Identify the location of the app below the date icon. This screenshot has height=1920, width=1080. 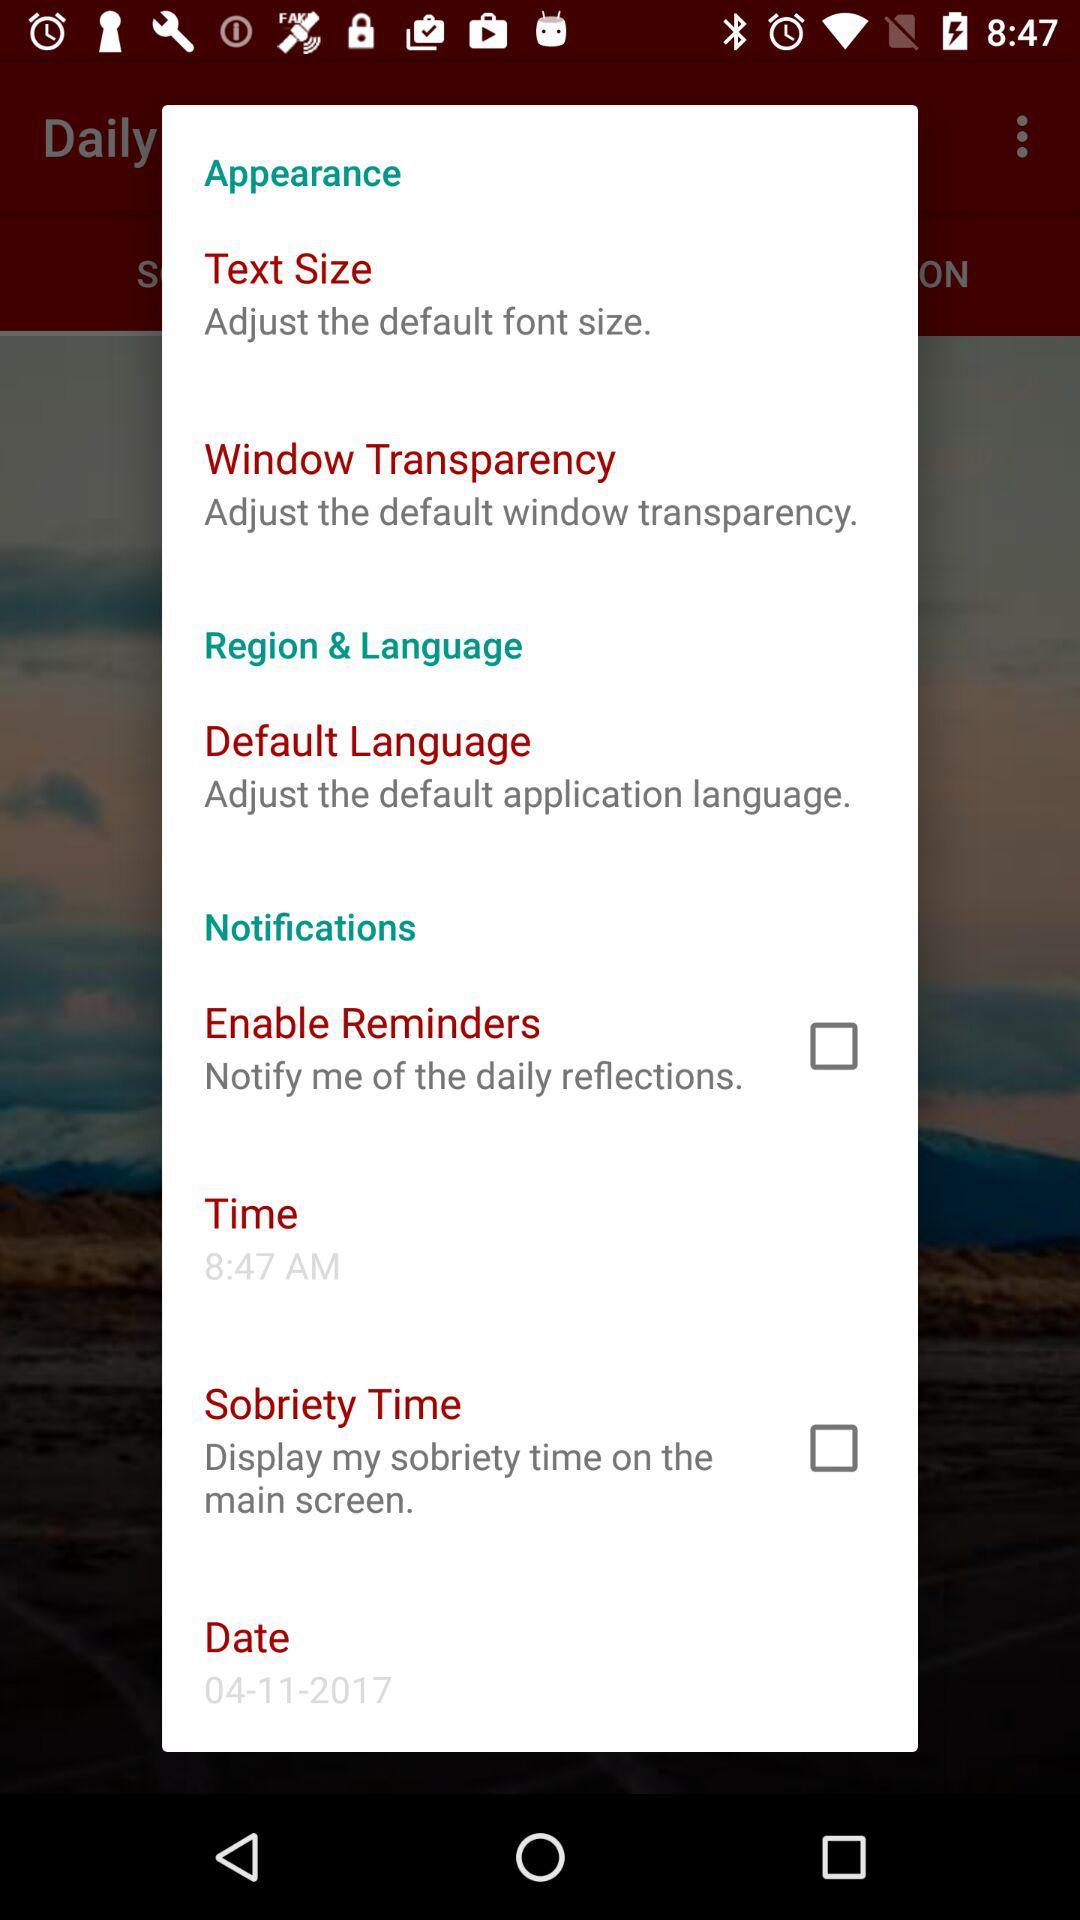
(298, 1688).